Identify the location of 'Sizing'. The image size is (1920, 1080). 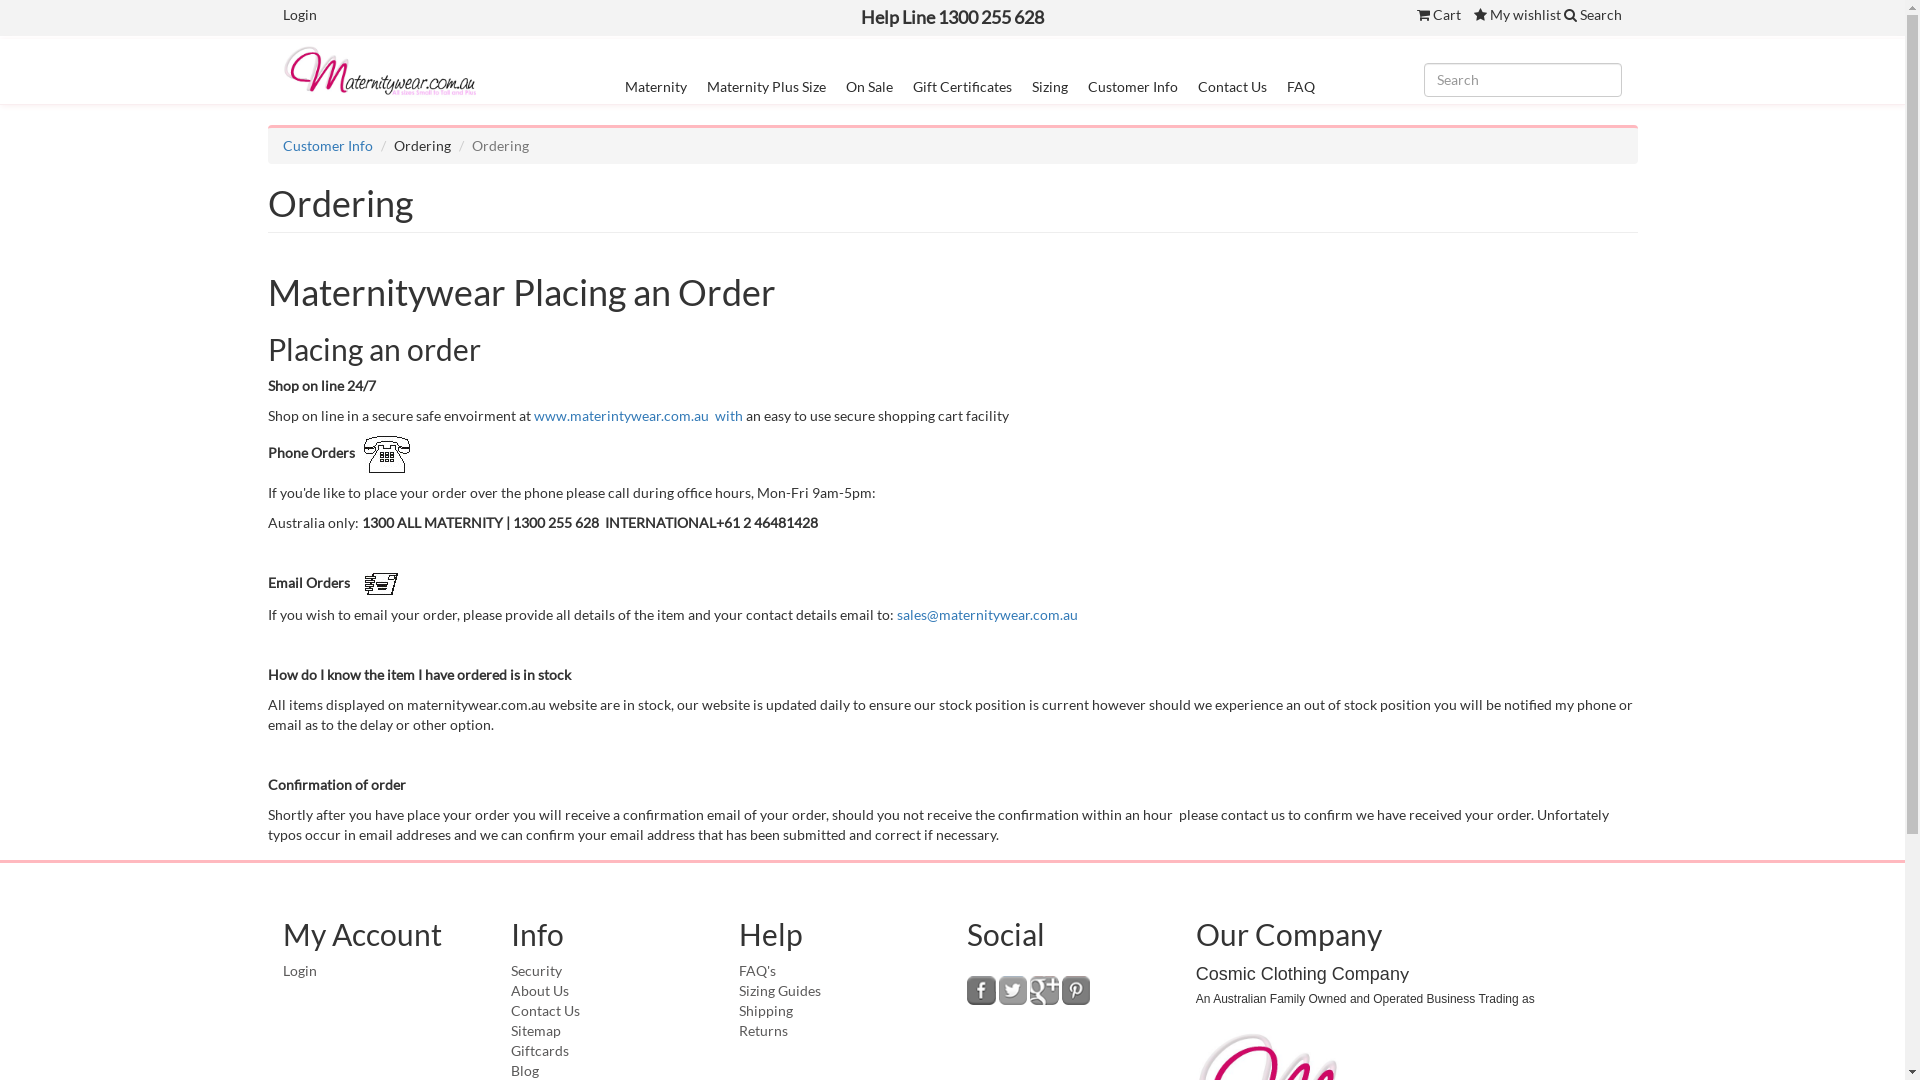
(1049, 85).